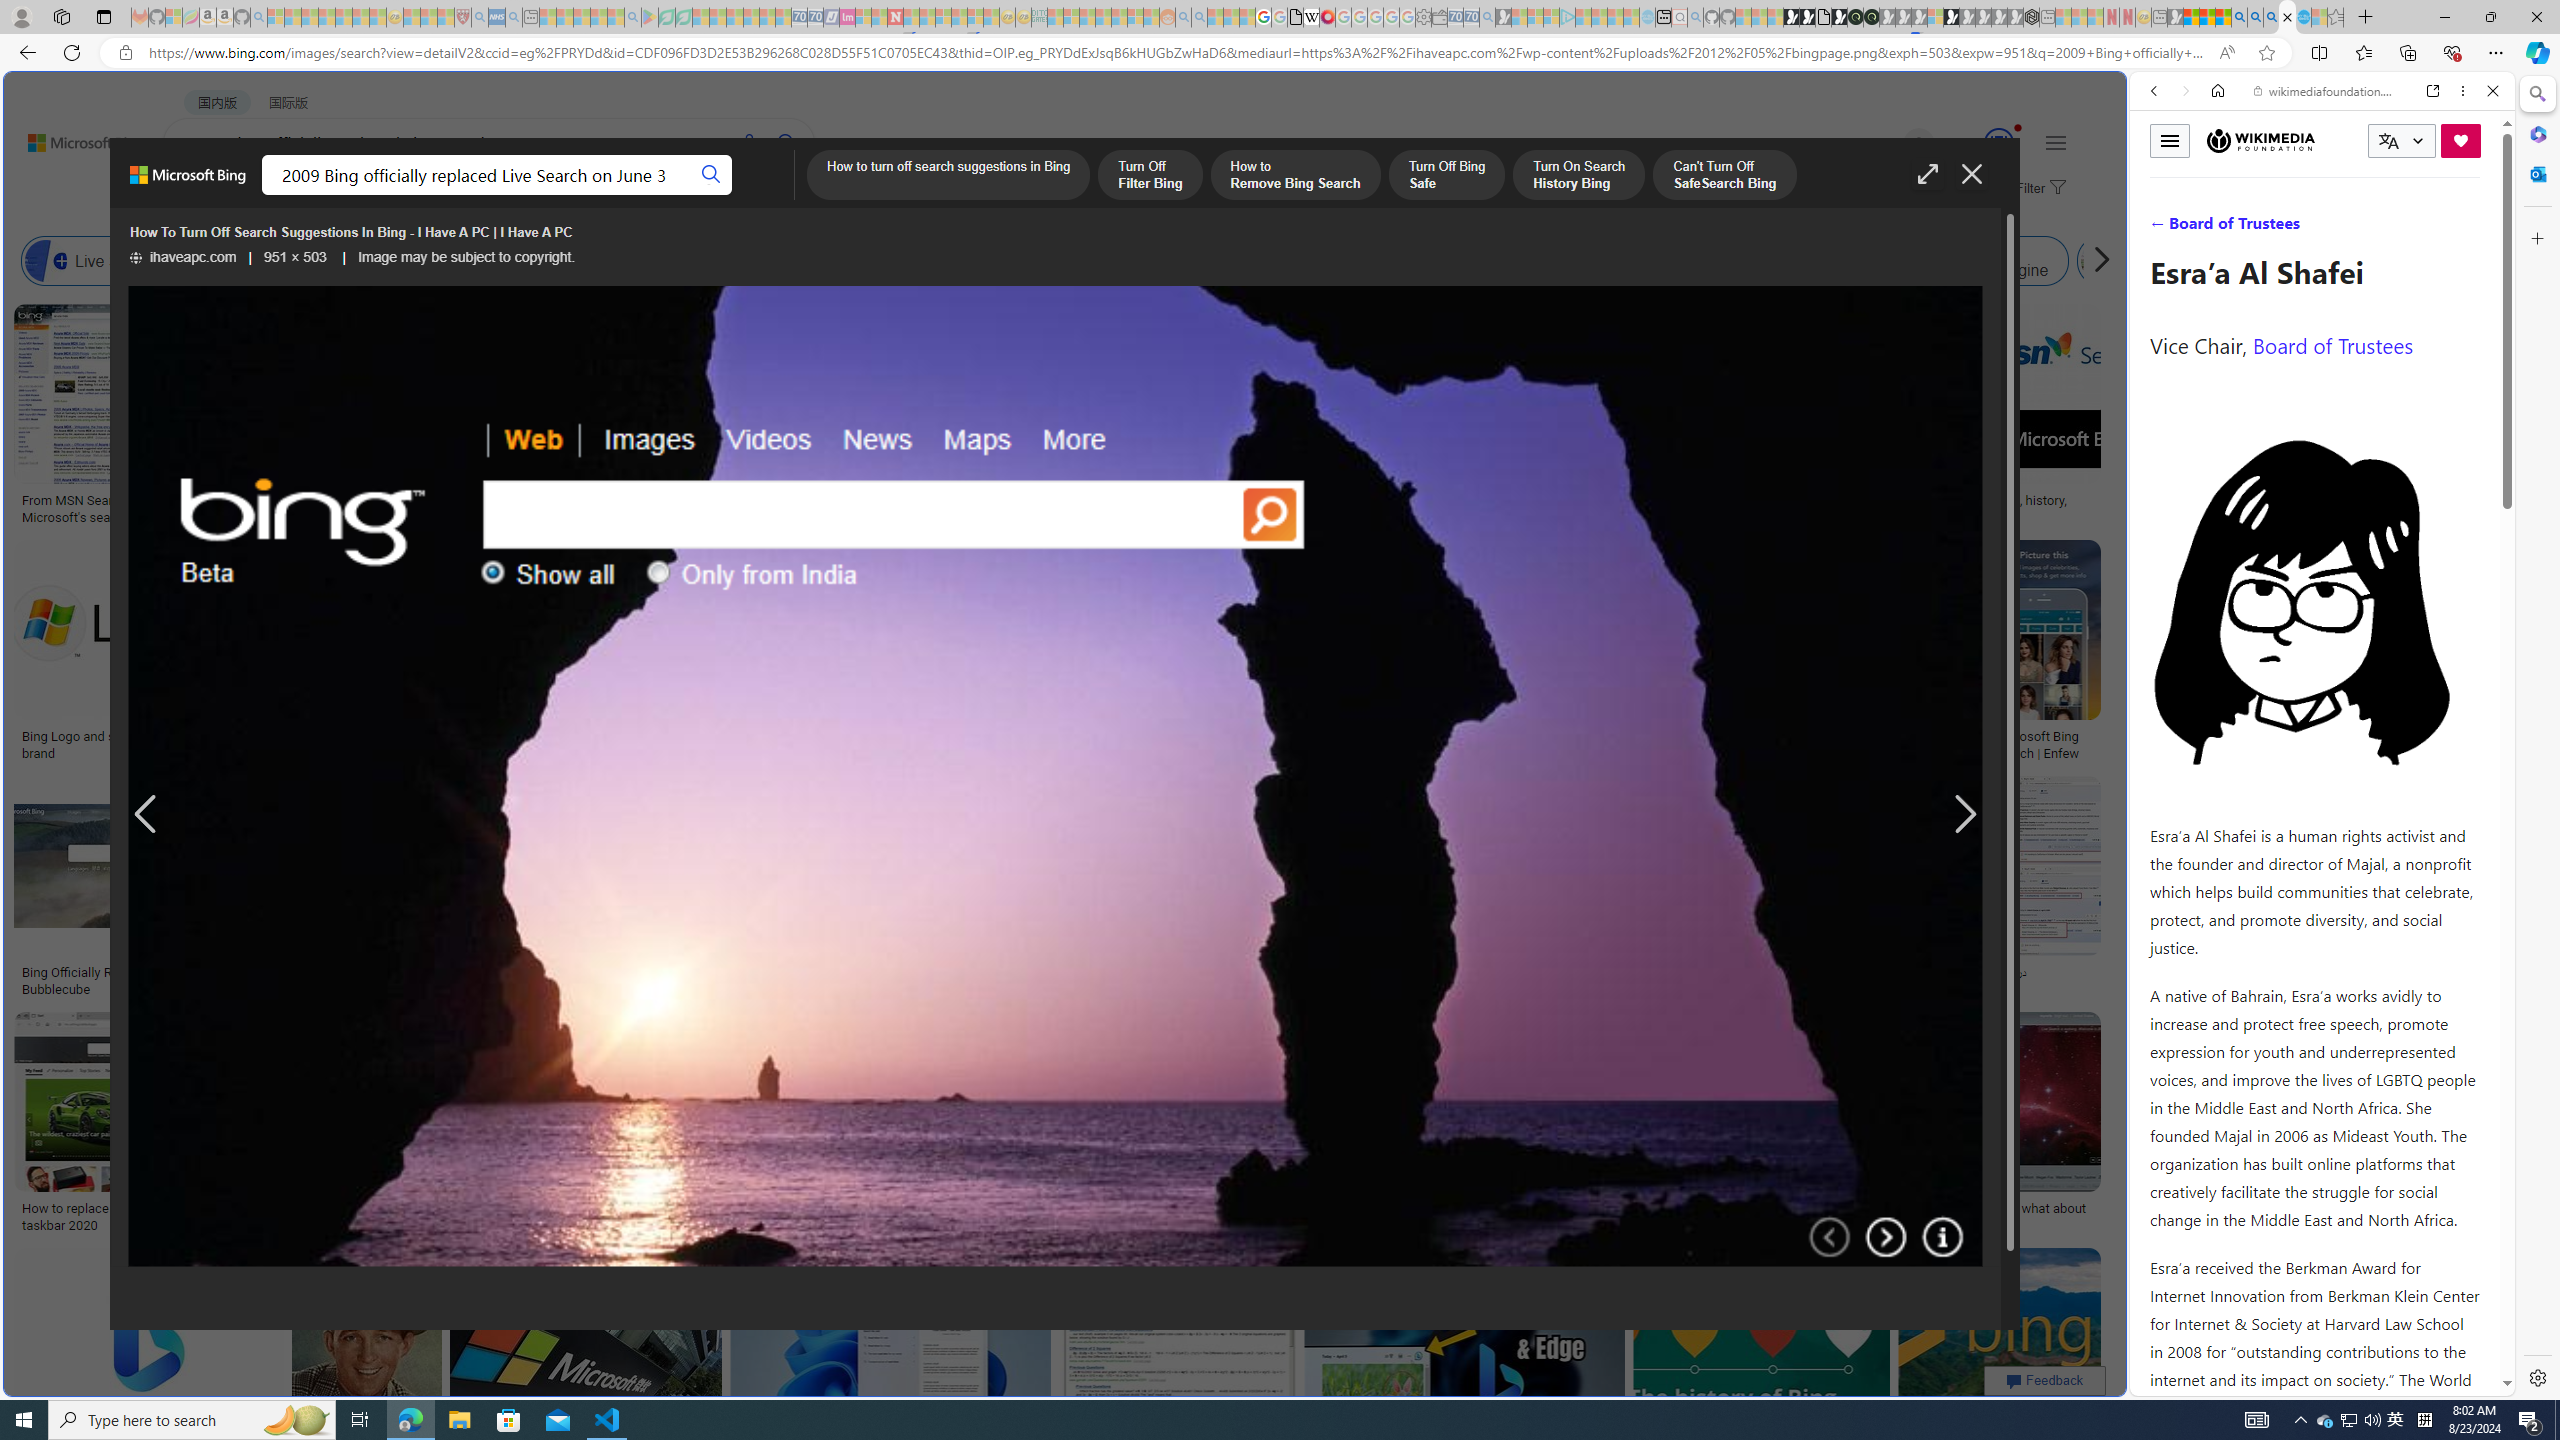  Describe the element at coordinates (1876, 260) in the screenshot. I see `'Owner of Bing Search Engine'` at that location.